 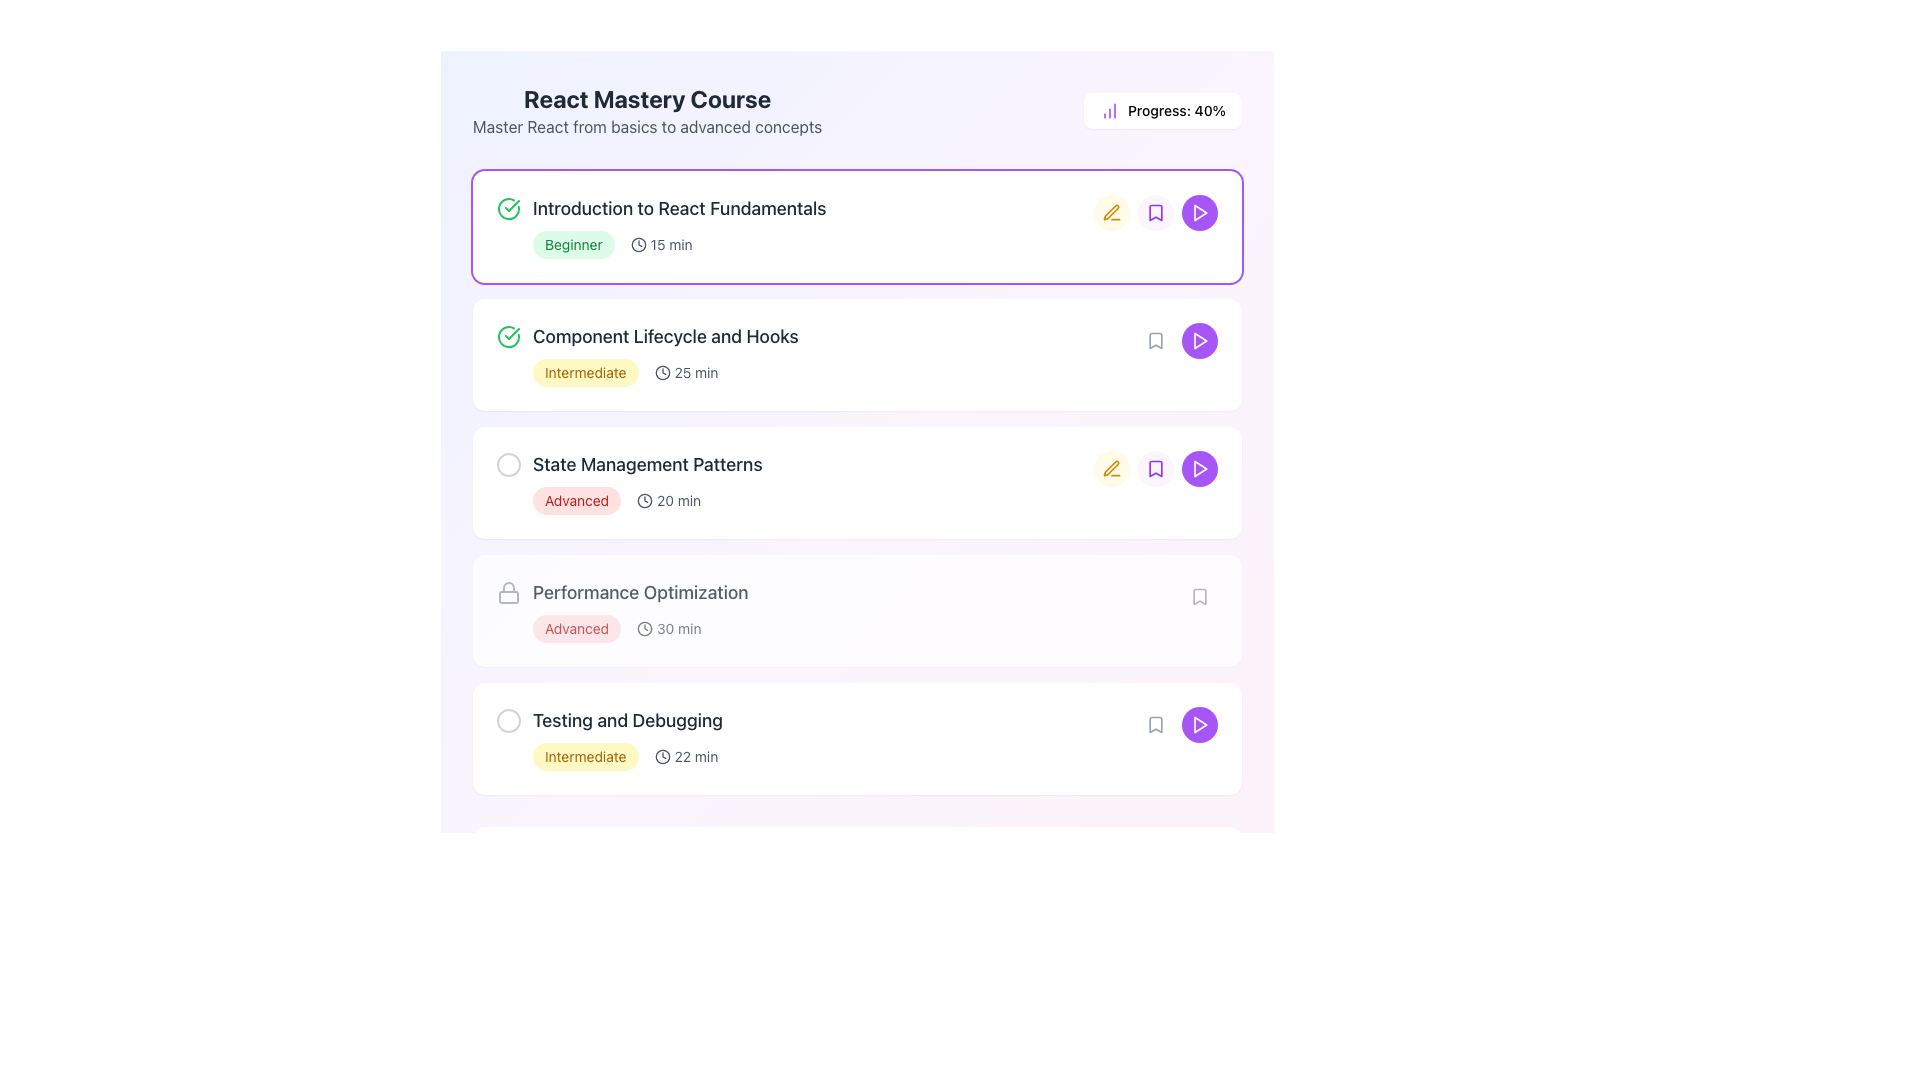 What do you see at coordinates (1156, 339) in the screenshot?
I see `the bookmark icon, which is an outline depiction with a cut-out shape at the bottom` at bounding box center [1156, 339].